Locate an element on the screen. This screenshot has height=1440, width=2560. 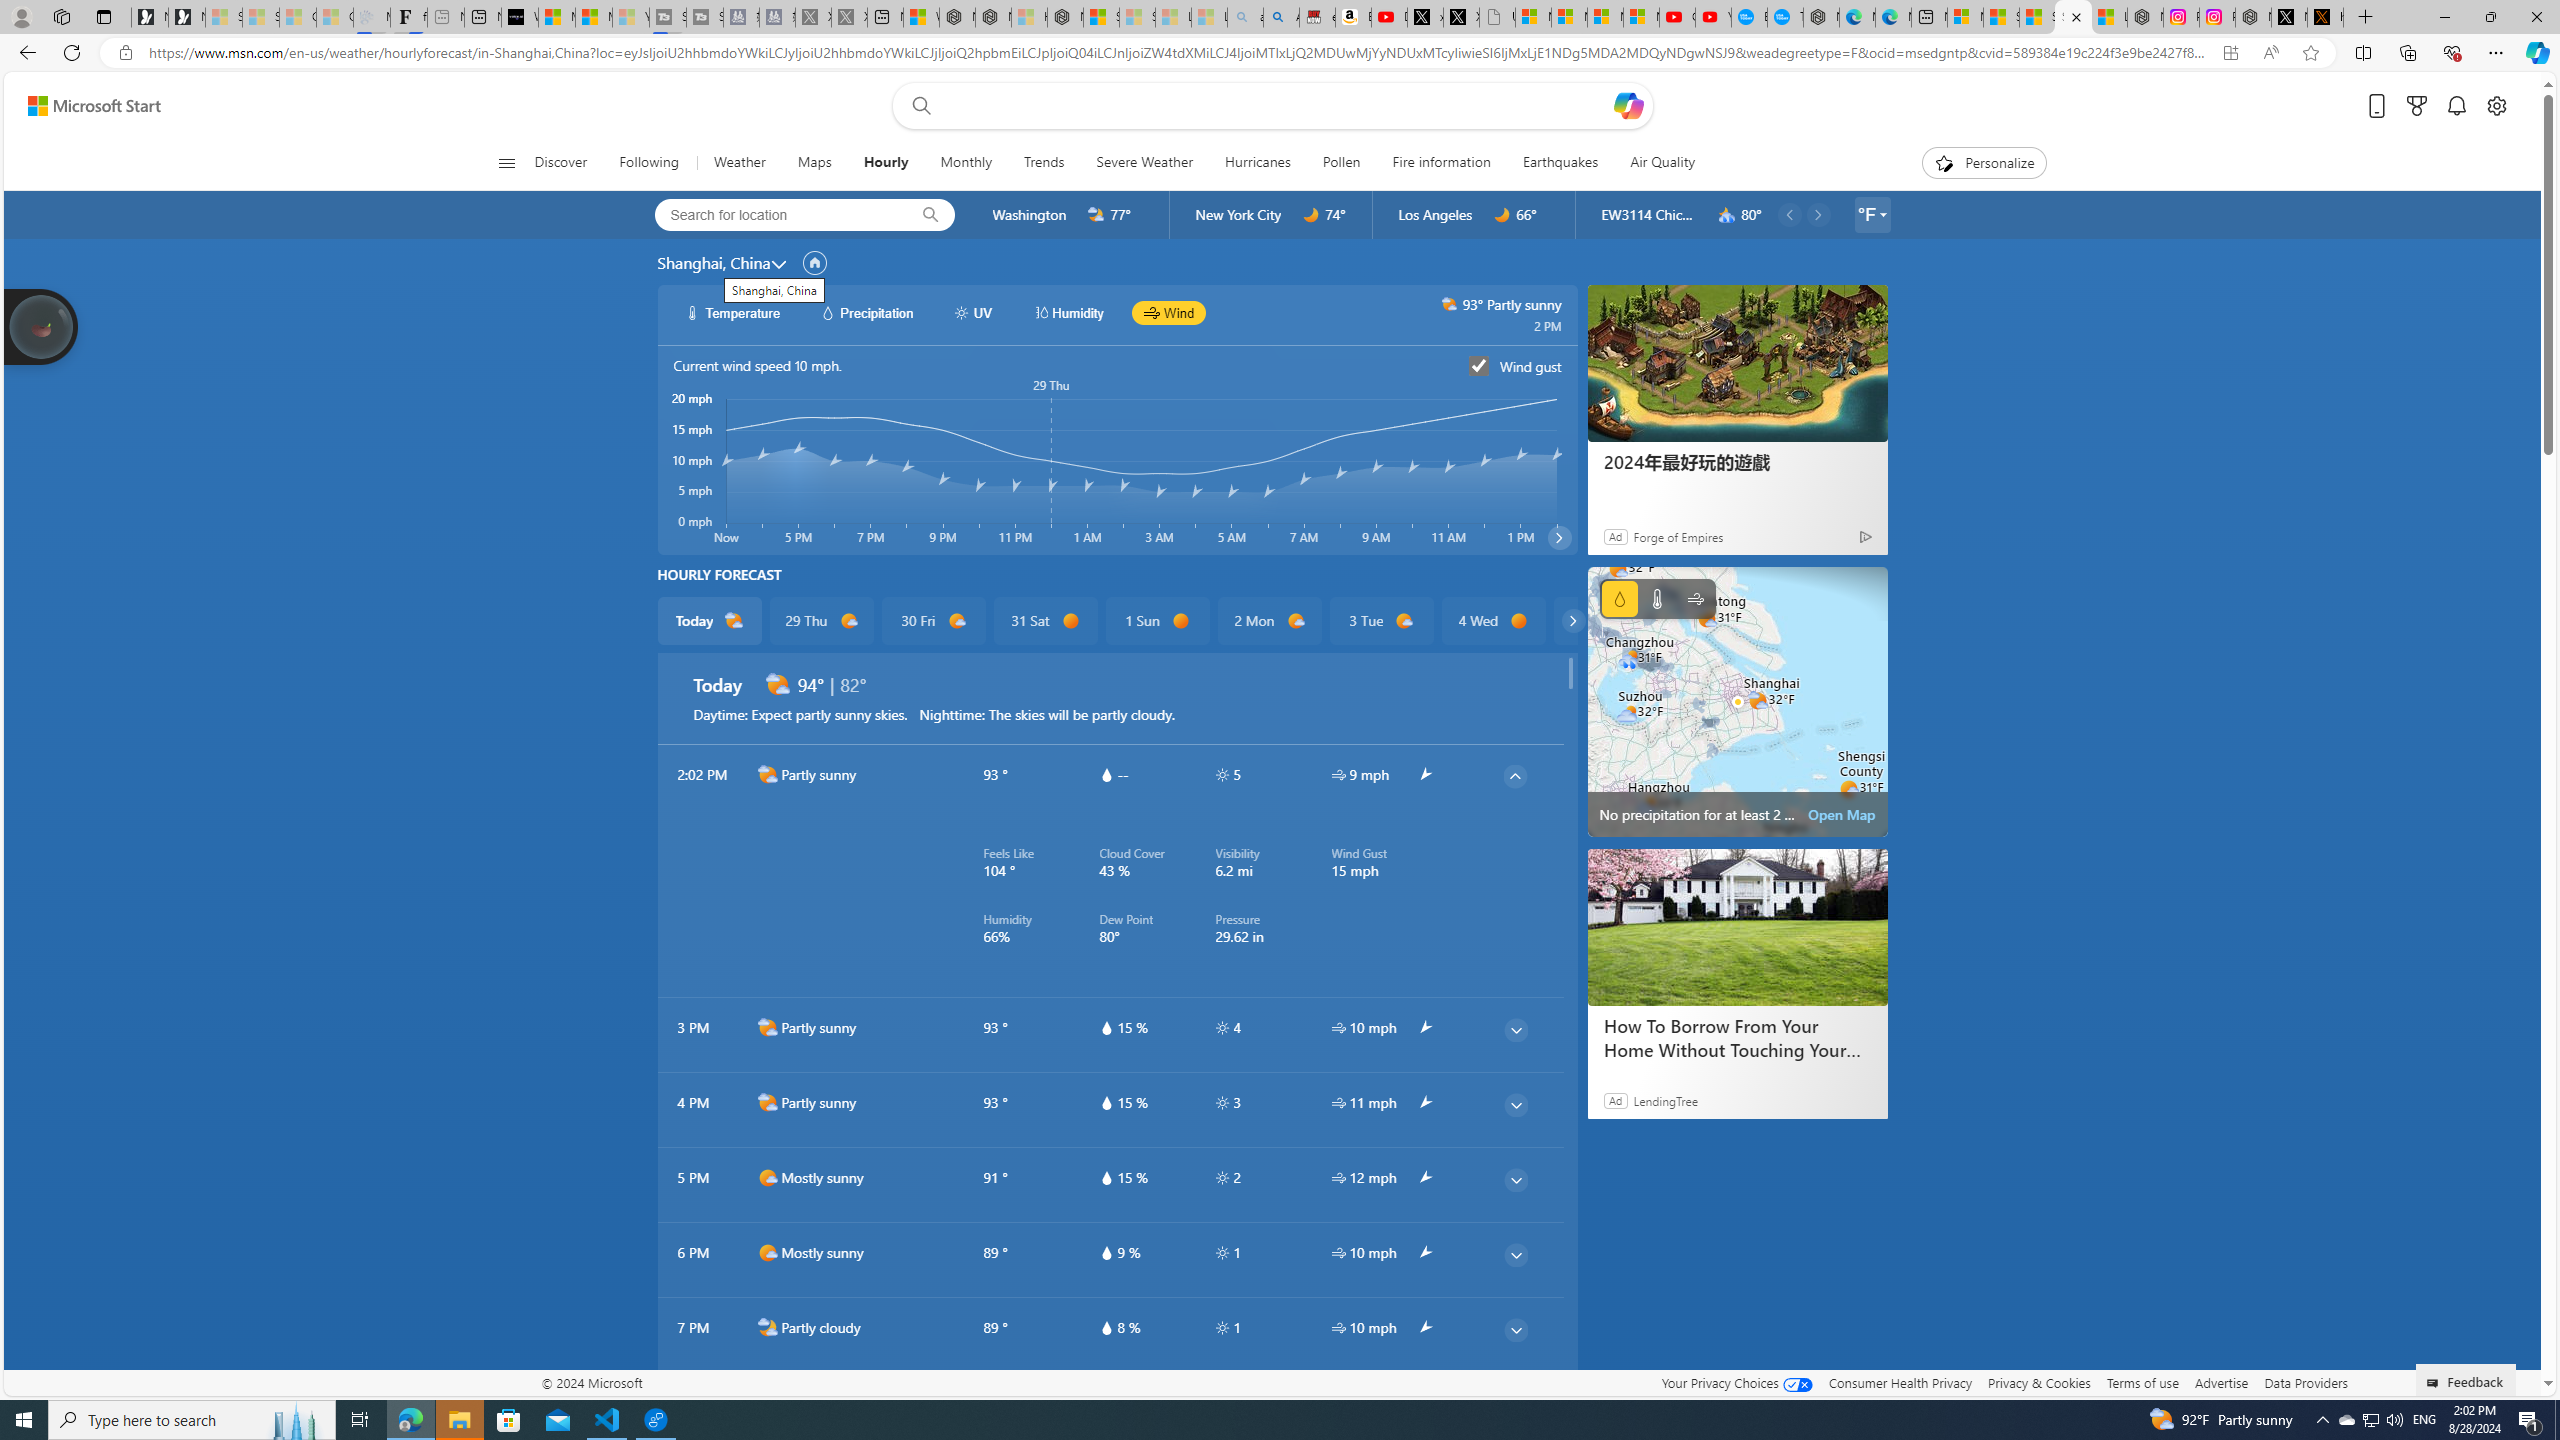
'Hurricanes' is located at coordinates (1257, 162).